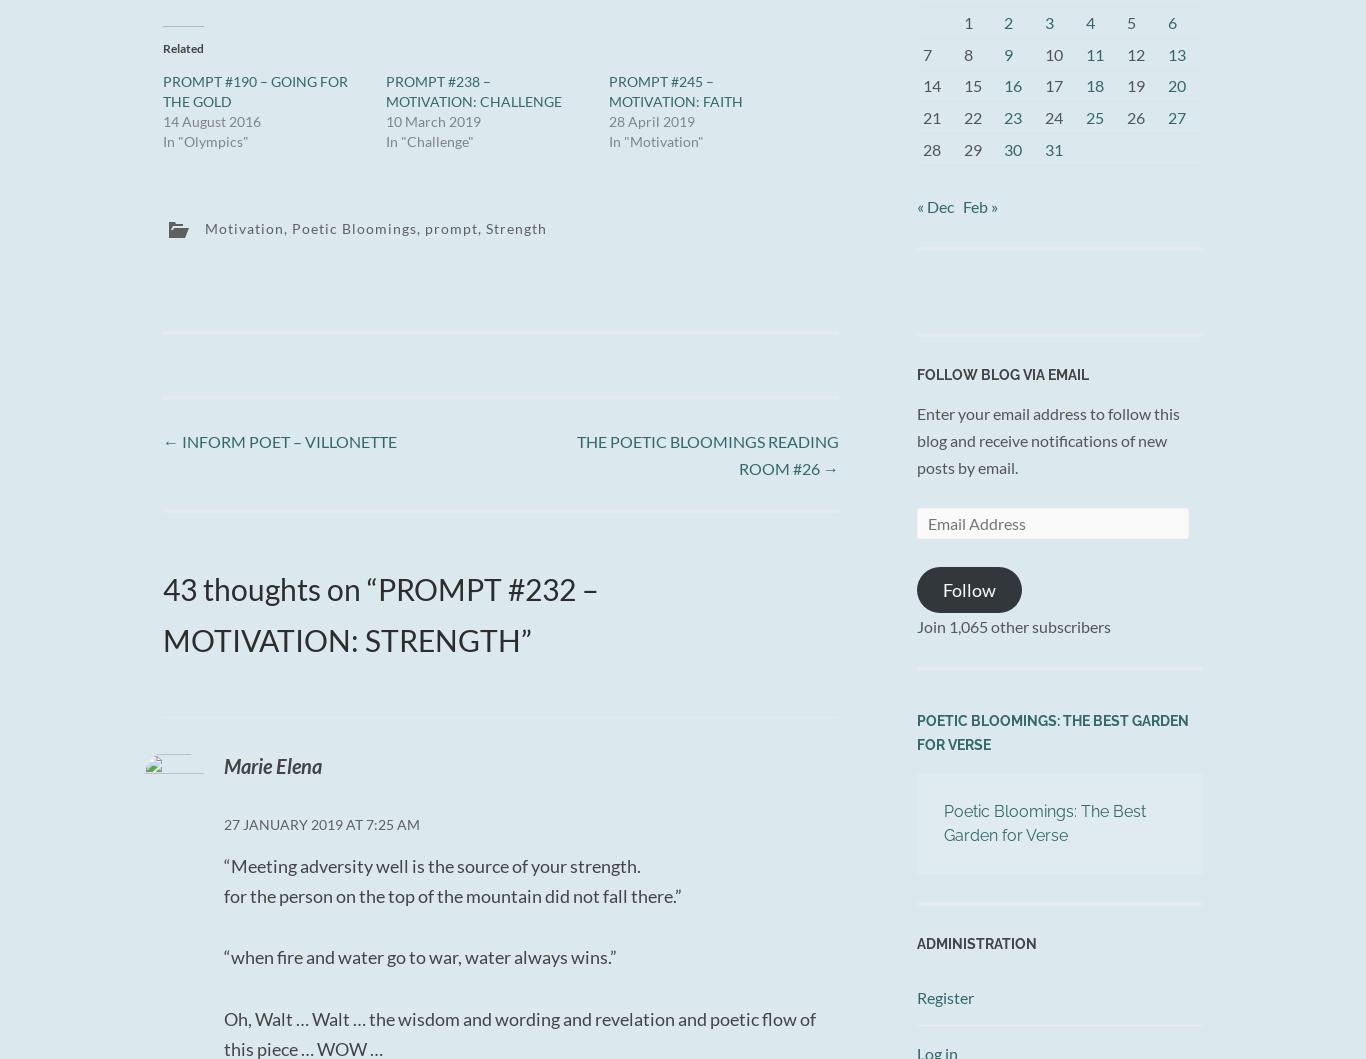 The height and width of the screenshot is (1059, 1366). Describe the element at coordinates (1053, 116) in the screenshot. I see `'24'` at that location.